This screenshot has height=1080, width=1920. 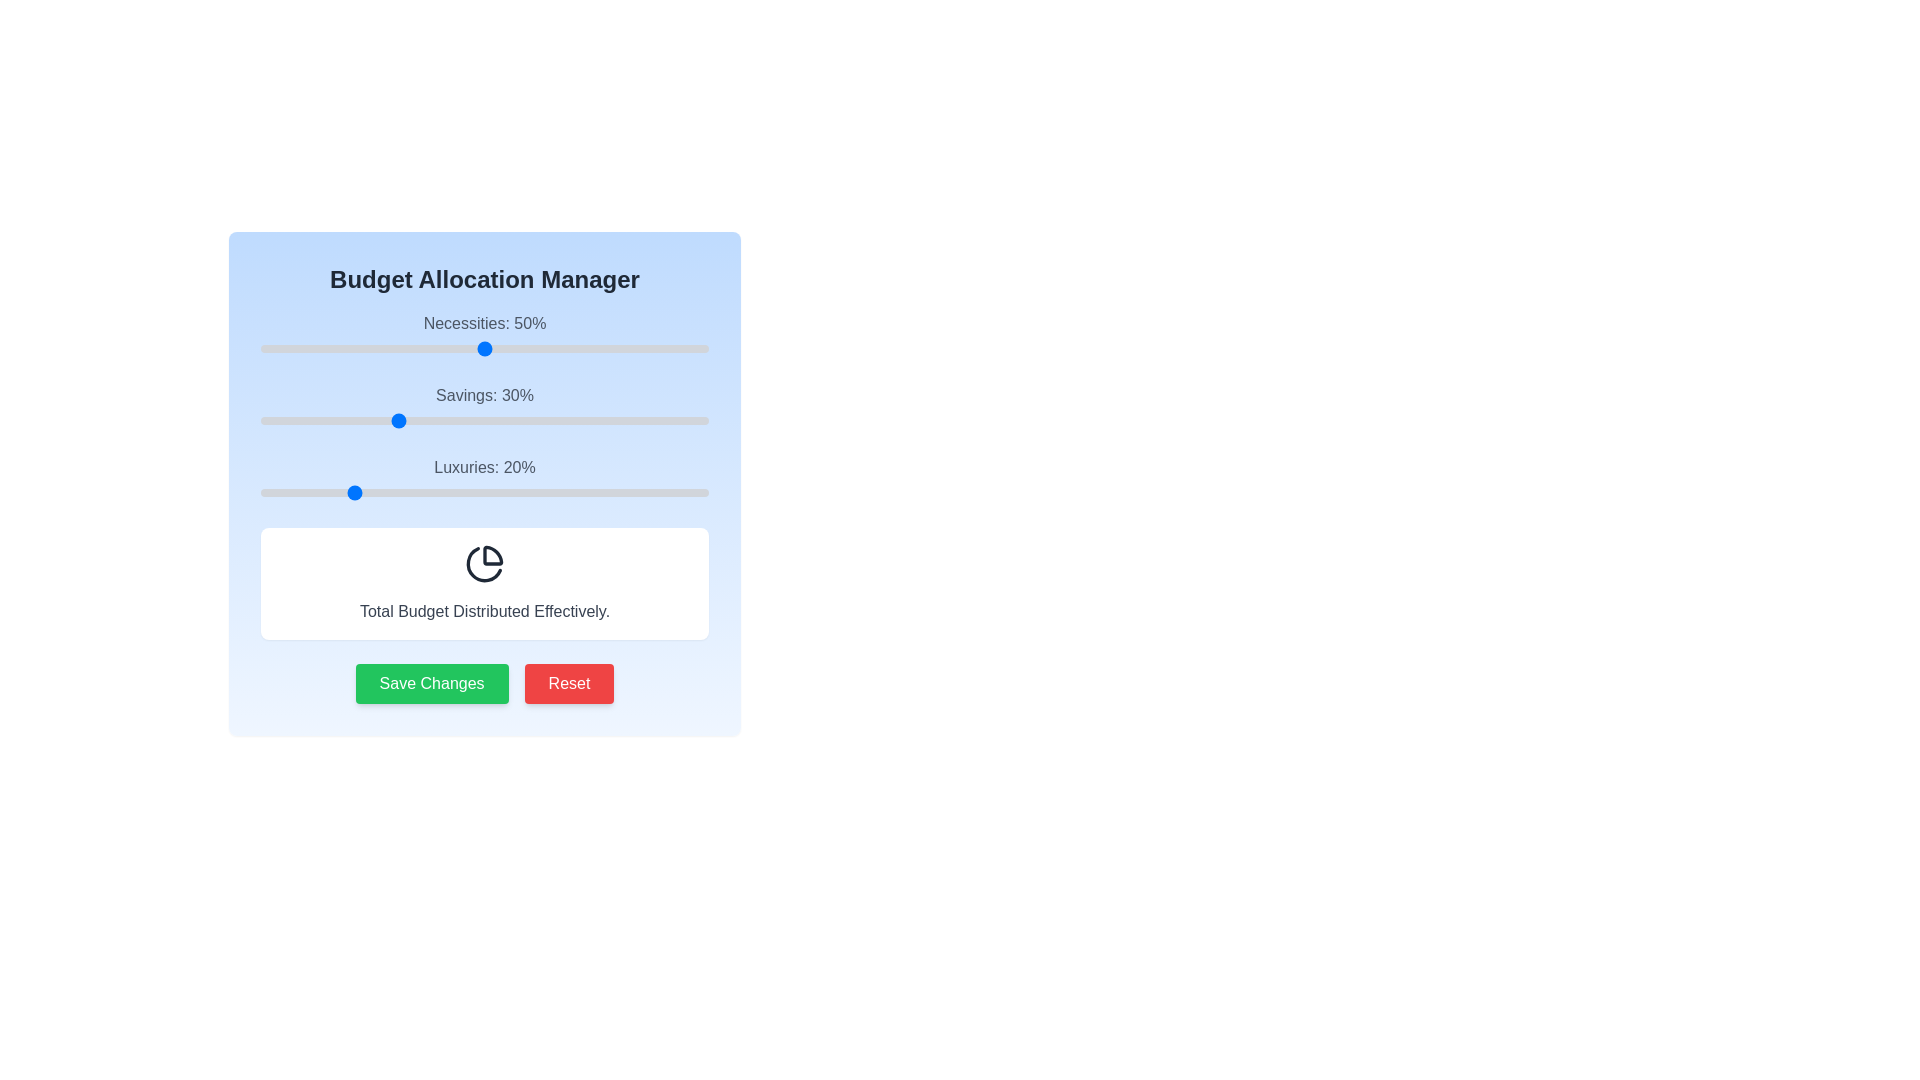 What do you see at coordinates (484, 334) in the screenshot?
I see `the first range slider labeled 'necessities: 50%'` at bounding box center [484, 334].